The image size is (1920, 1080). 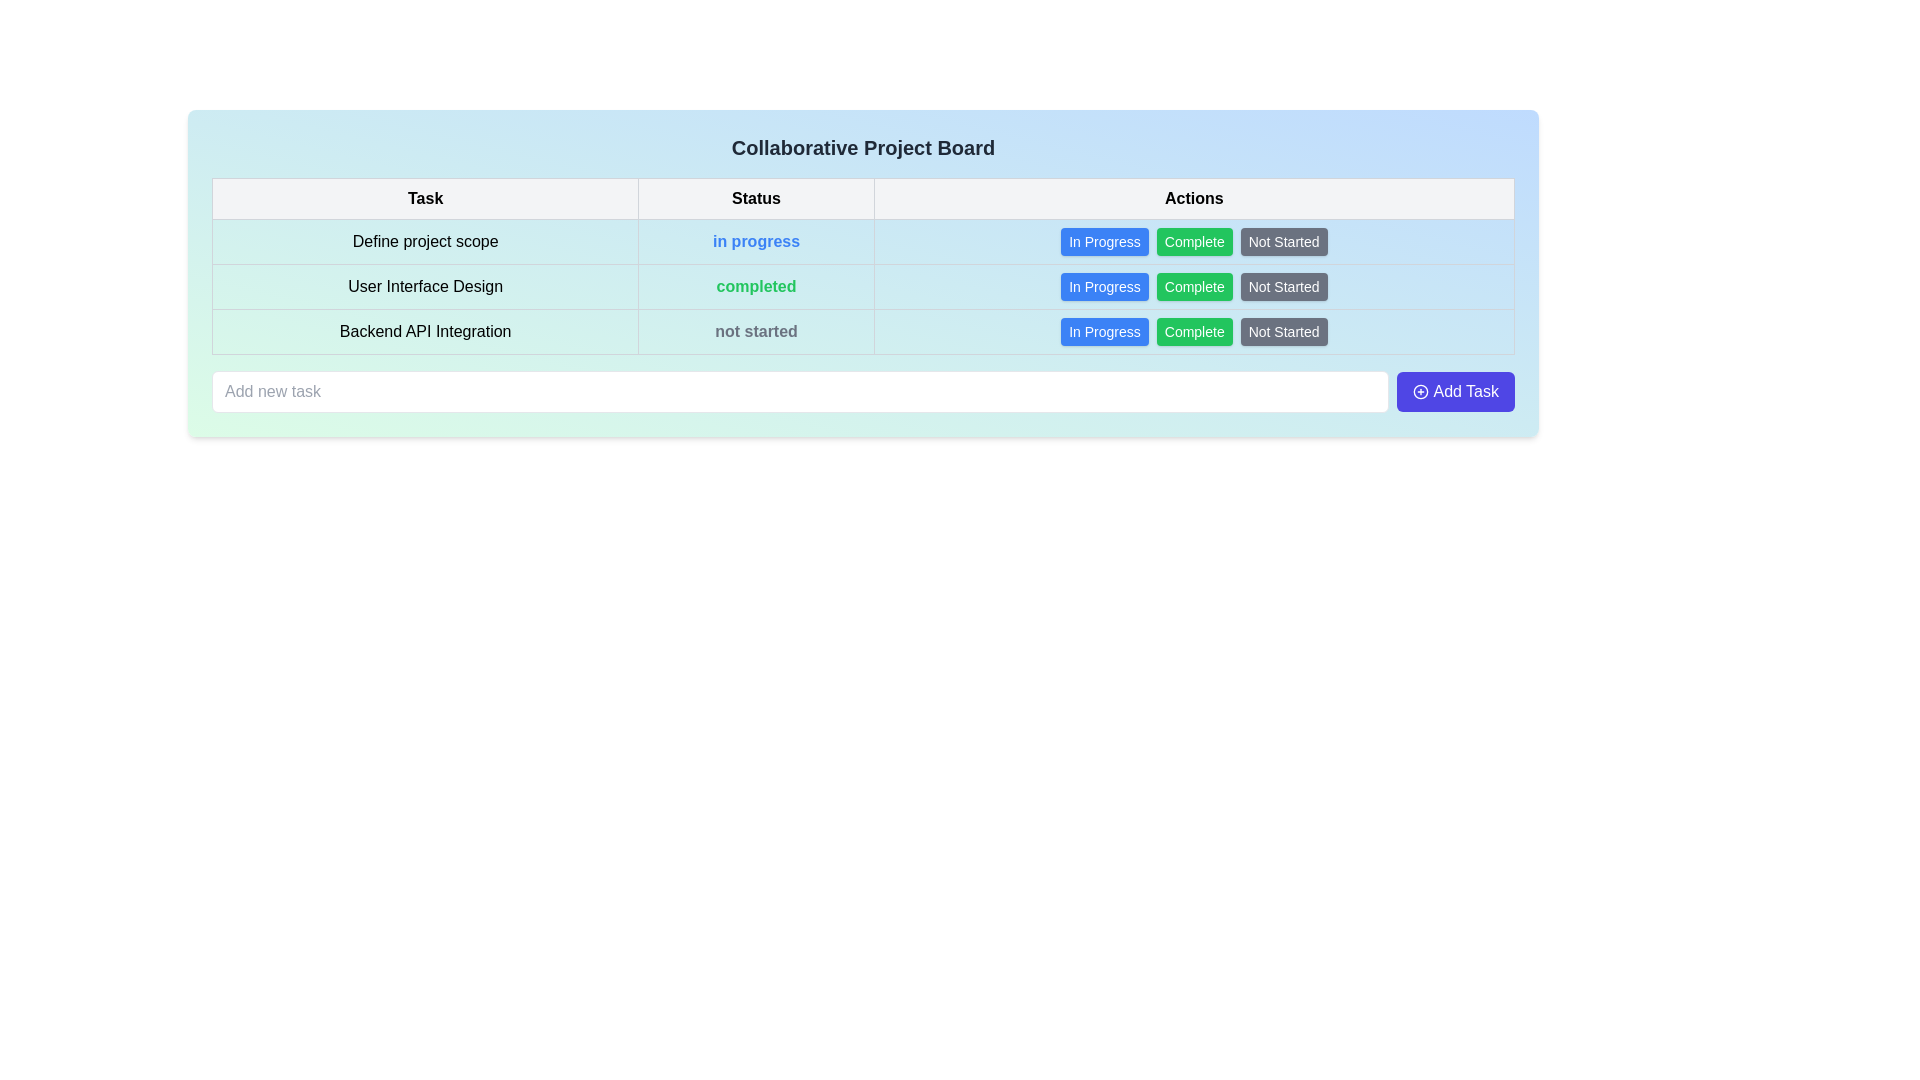 What do you see at coordinates (1103, 241) in the screenshot?
I see `the blue button labeled 'In Progress' to set the task to In Progress` at bounding box center [1103, 241].